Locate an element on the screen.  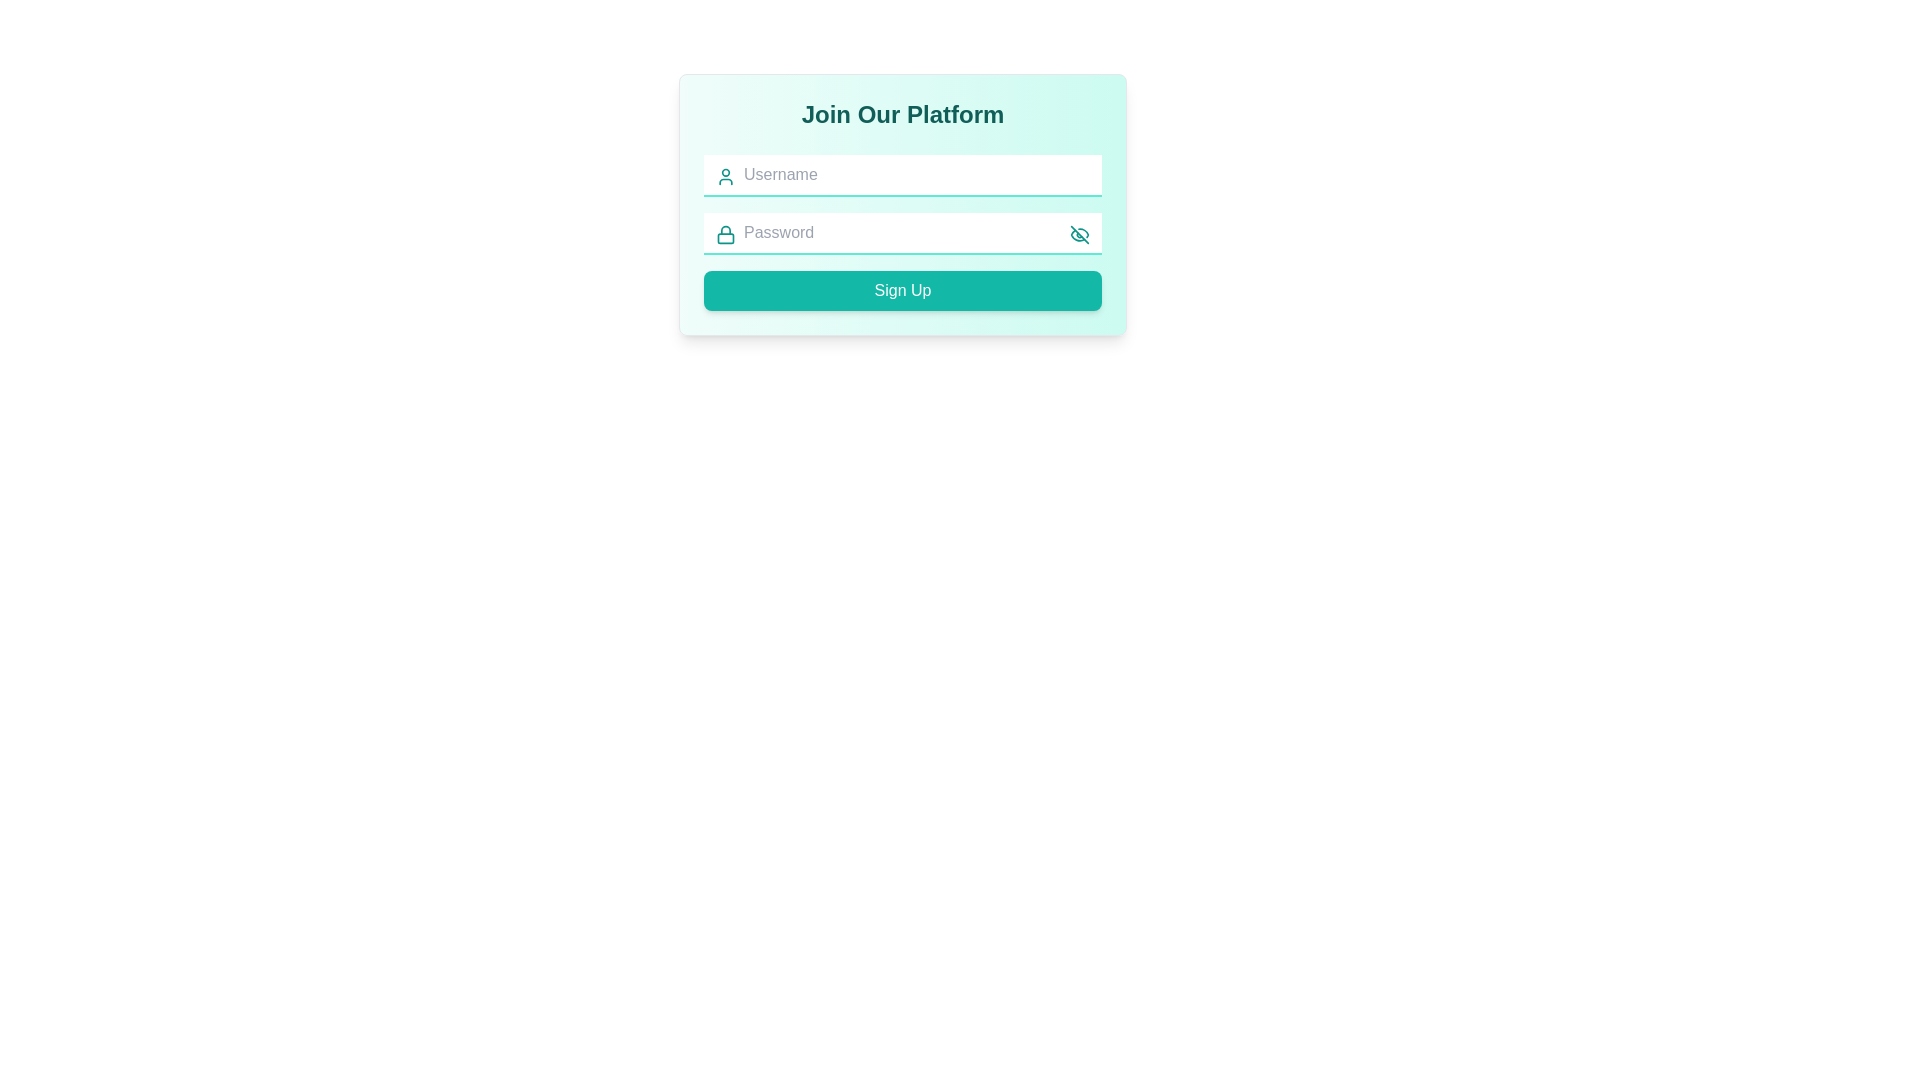
properties of the Password Input Field, which is the second input field in the vertical form layout, located directly below the 'Username' input field and above the 'Sign Up' button is located at coordinates (901, 233).